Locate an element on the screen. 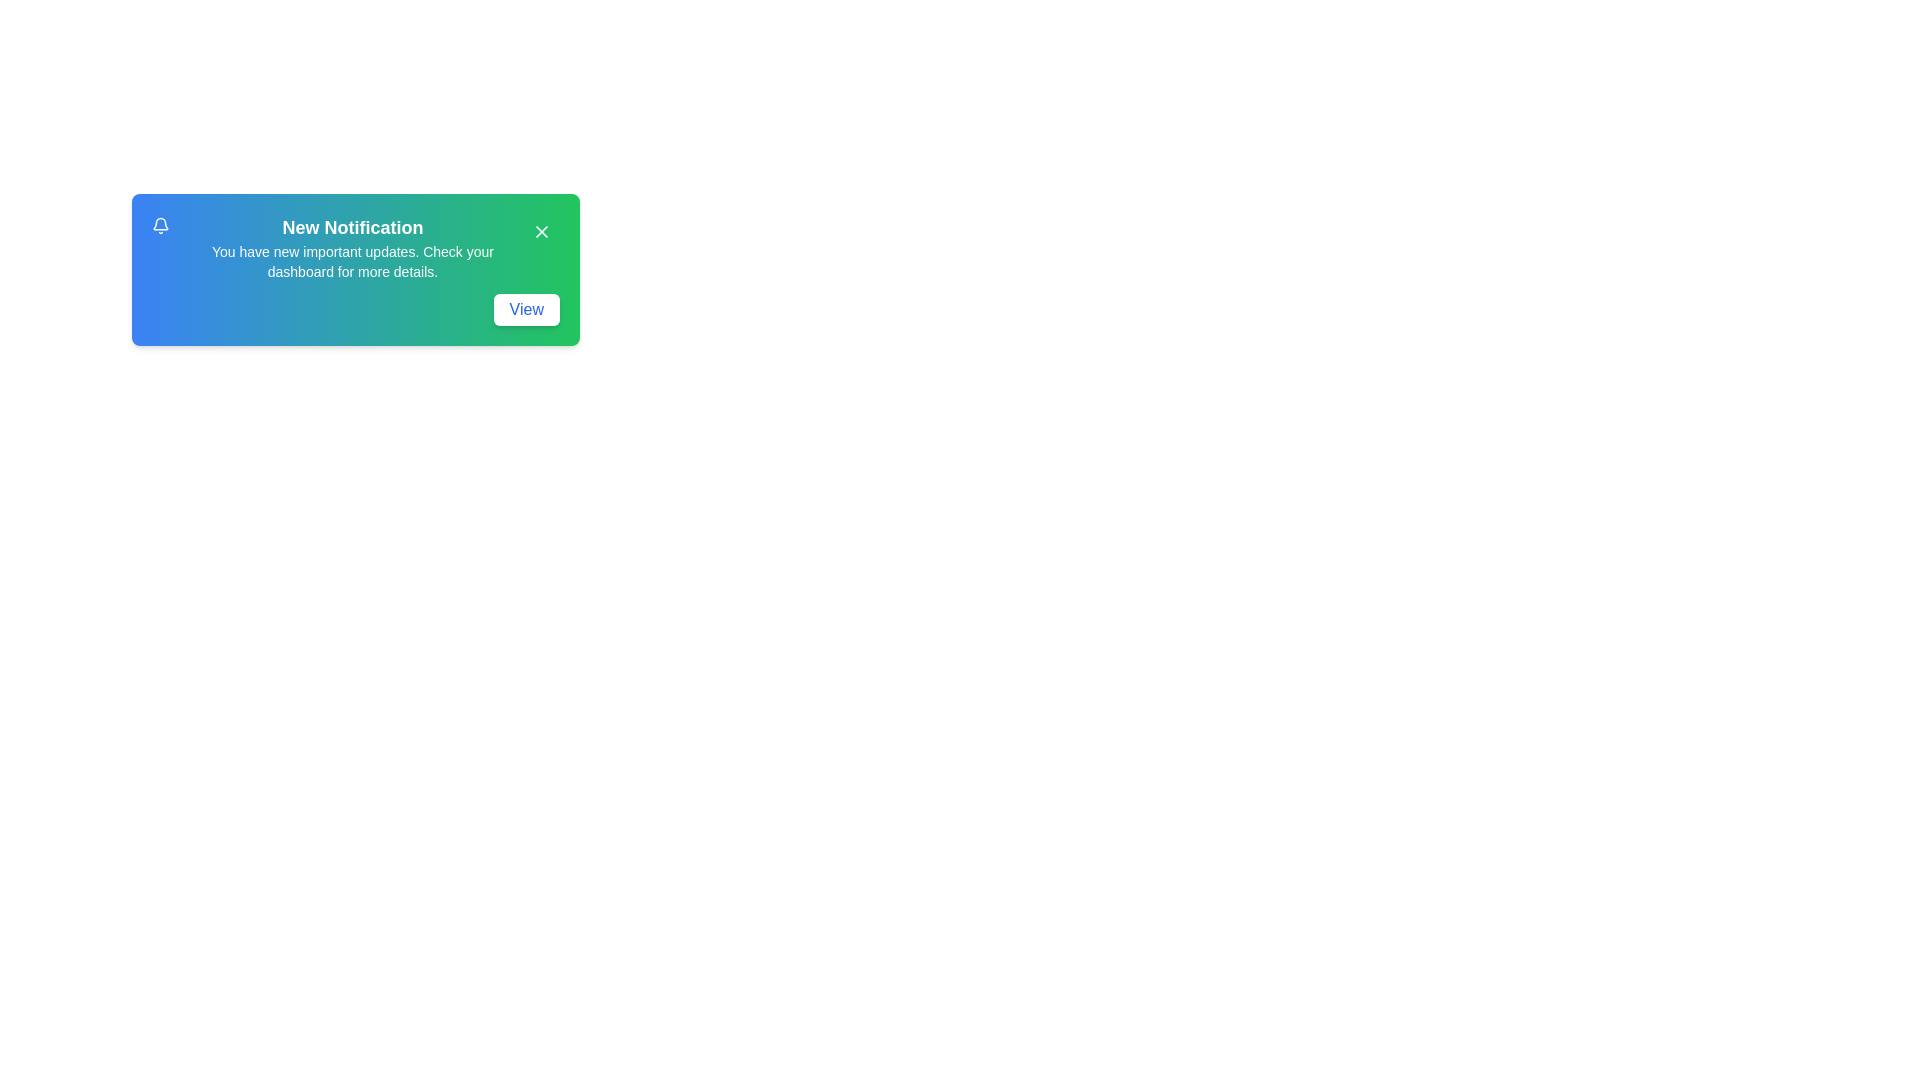 This screenshot has height=1080, width=1920. the 'View' button to view details is located at coordinates (526, 309).